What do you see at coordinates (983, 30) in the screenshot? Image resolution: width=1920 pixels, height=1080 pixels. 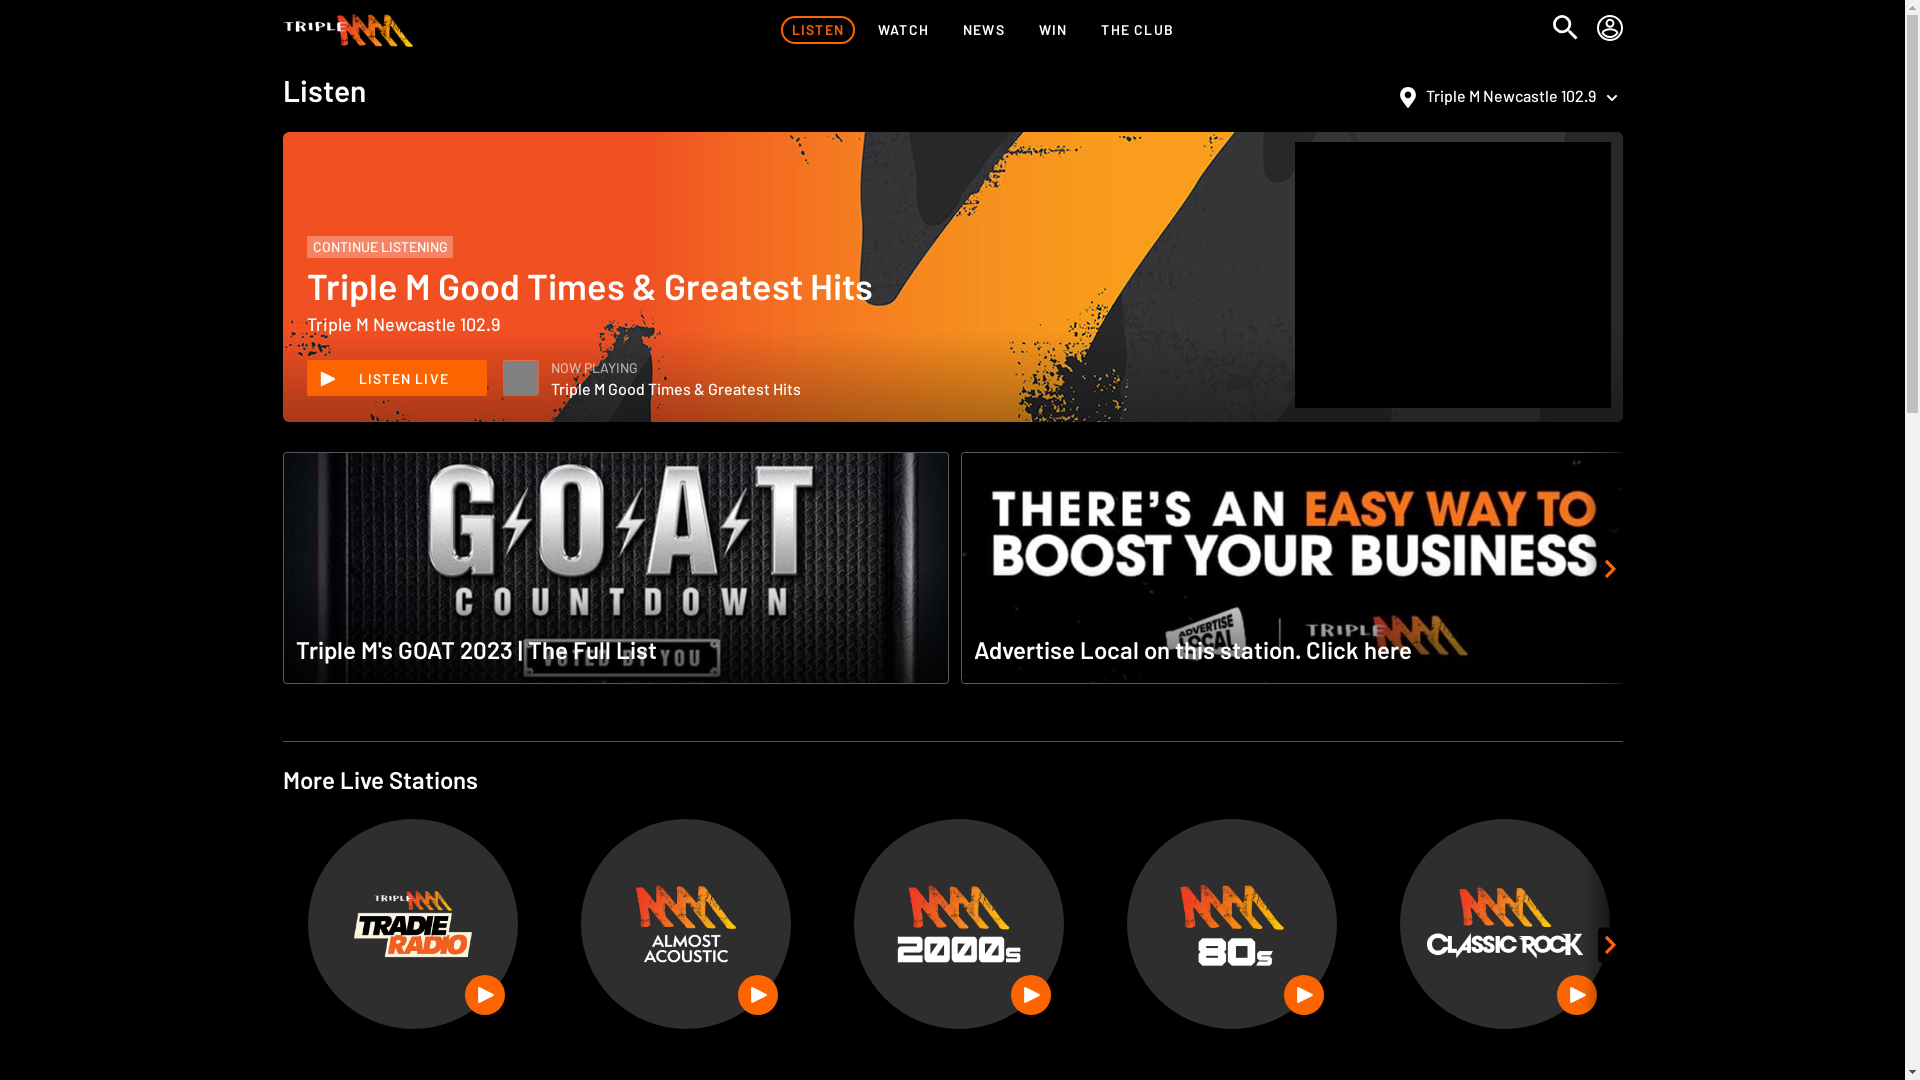 I see `'NEWS'` at bounding box center [983, 30].